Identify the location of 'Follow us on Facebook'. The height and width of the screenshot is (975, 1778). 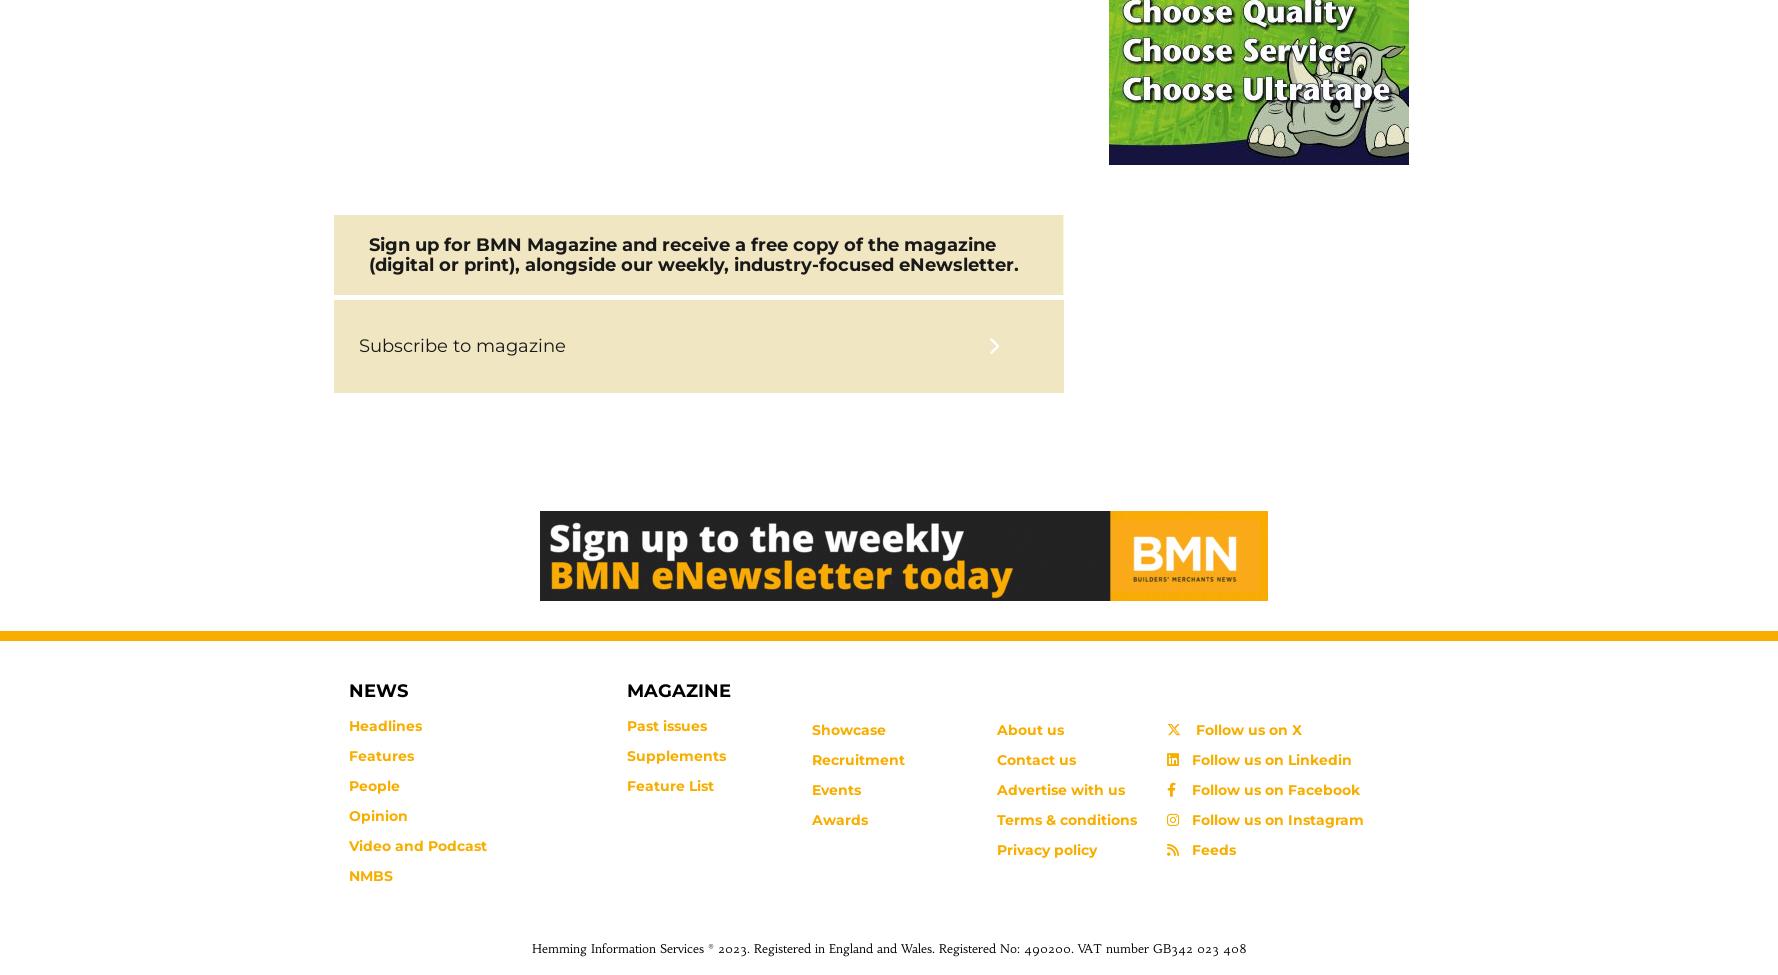
(1275, 790).